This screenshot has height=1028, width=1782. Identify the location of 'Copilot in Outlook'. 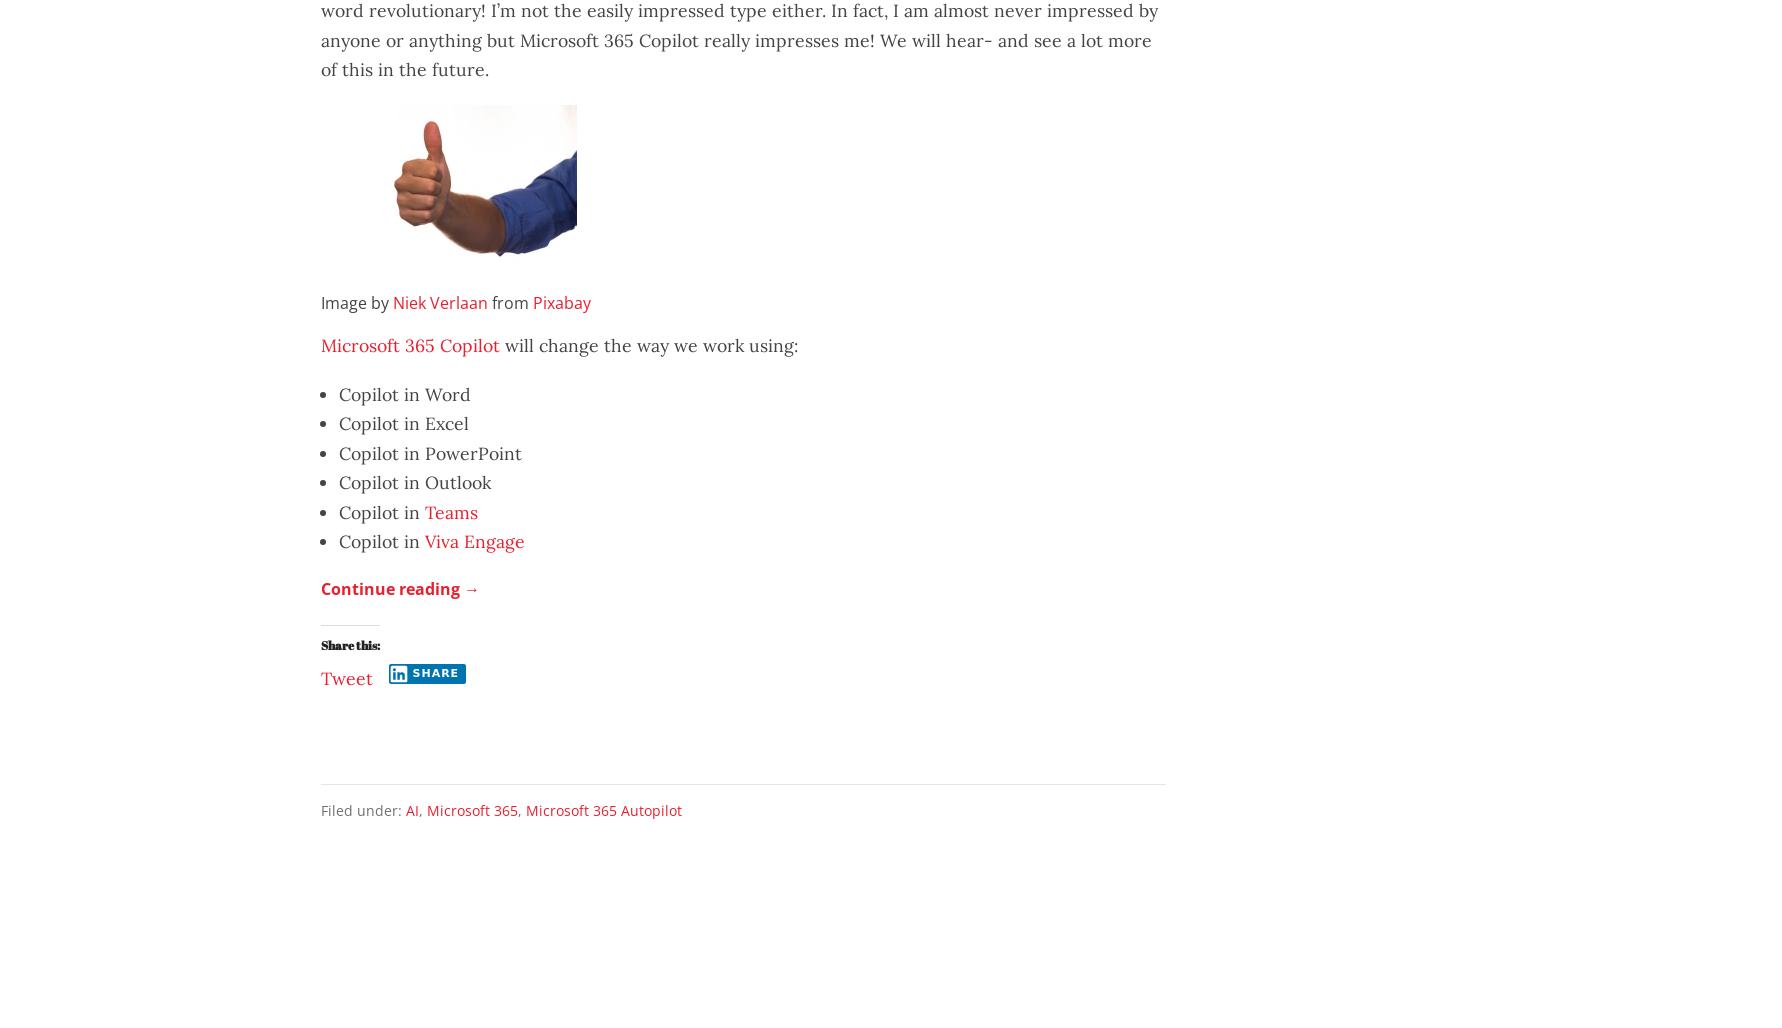
(413, 481).